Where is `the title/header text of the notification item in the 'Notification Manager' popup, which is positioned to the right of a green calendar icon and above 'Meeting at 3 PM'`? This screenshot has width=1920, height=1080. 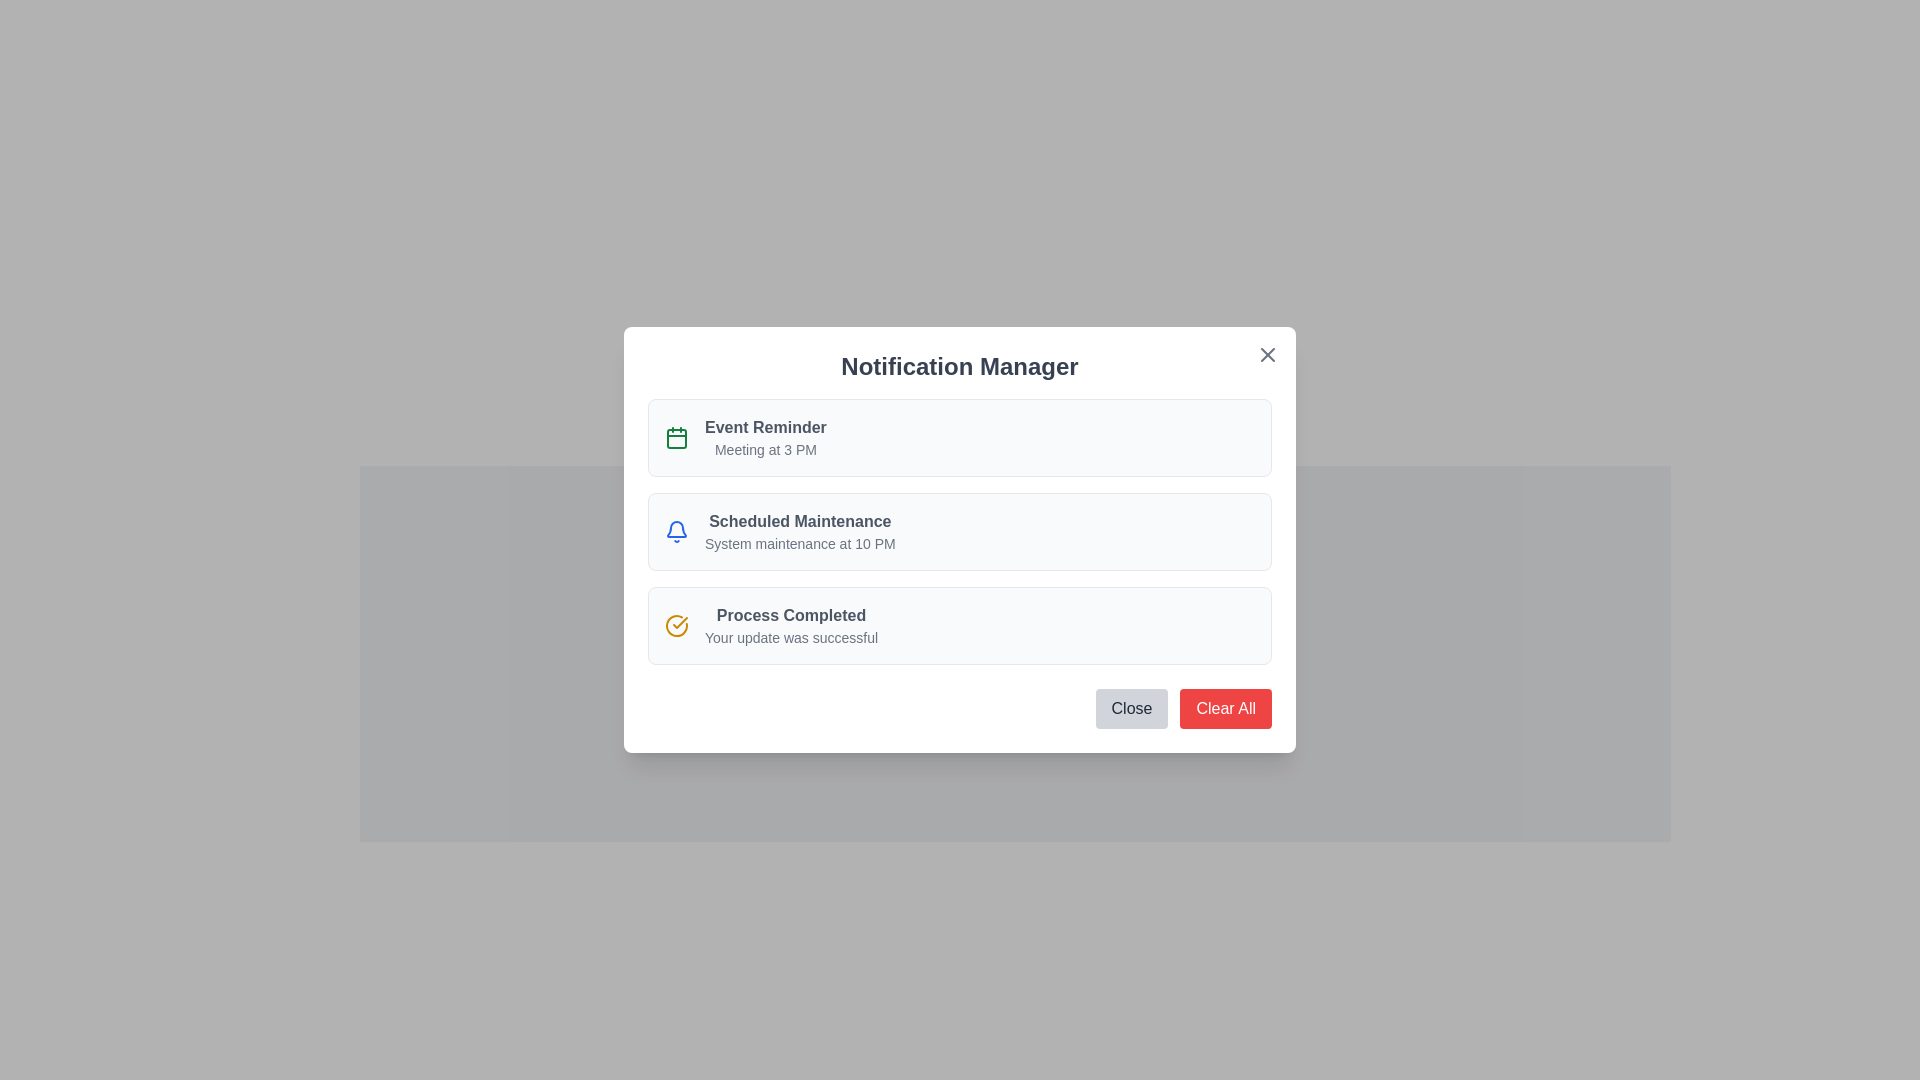
the title/header text of the notification item in the 'Notification Manager' popup, which is positioned to the right of a green calendar icon and above 'Meeting at 3 PM' is located at coordinates (764, 427).